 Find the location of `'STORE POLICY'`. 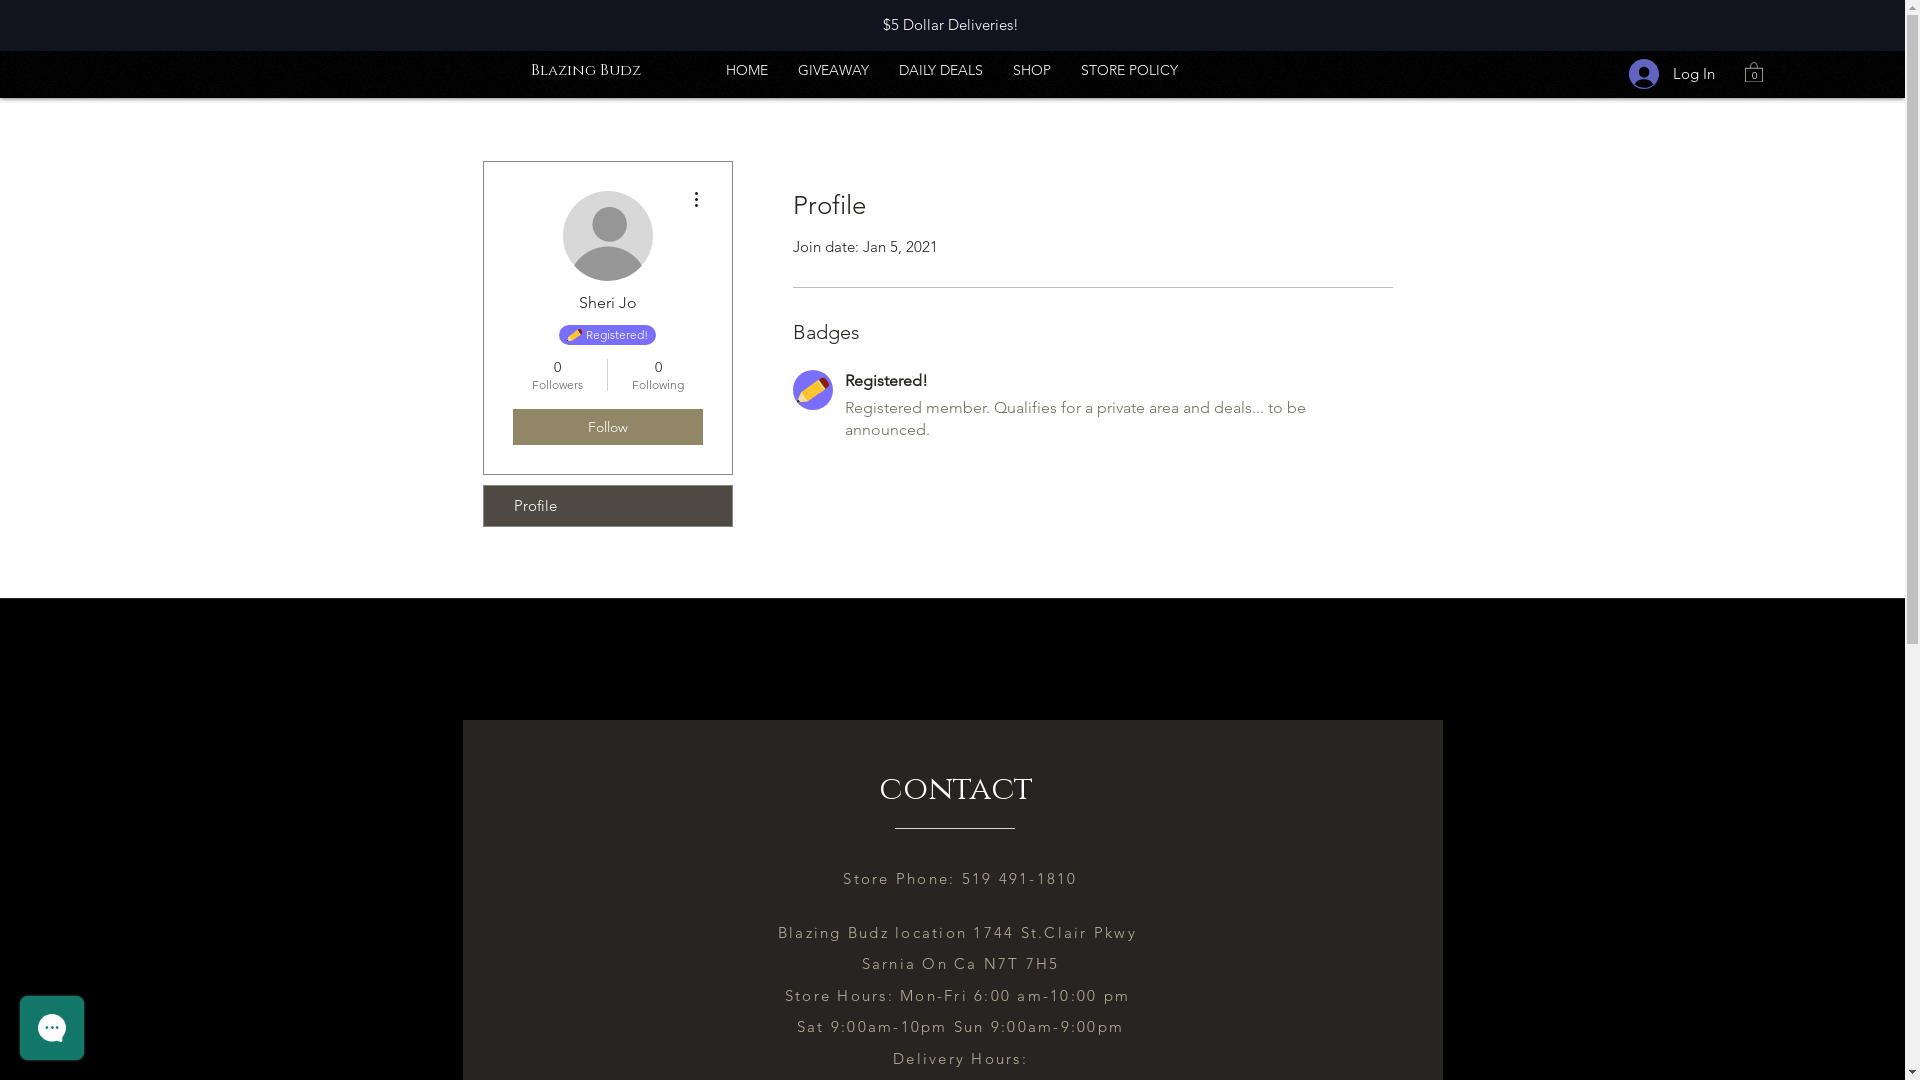

'STORE POLICY' is located at coordinates (1129, 68).